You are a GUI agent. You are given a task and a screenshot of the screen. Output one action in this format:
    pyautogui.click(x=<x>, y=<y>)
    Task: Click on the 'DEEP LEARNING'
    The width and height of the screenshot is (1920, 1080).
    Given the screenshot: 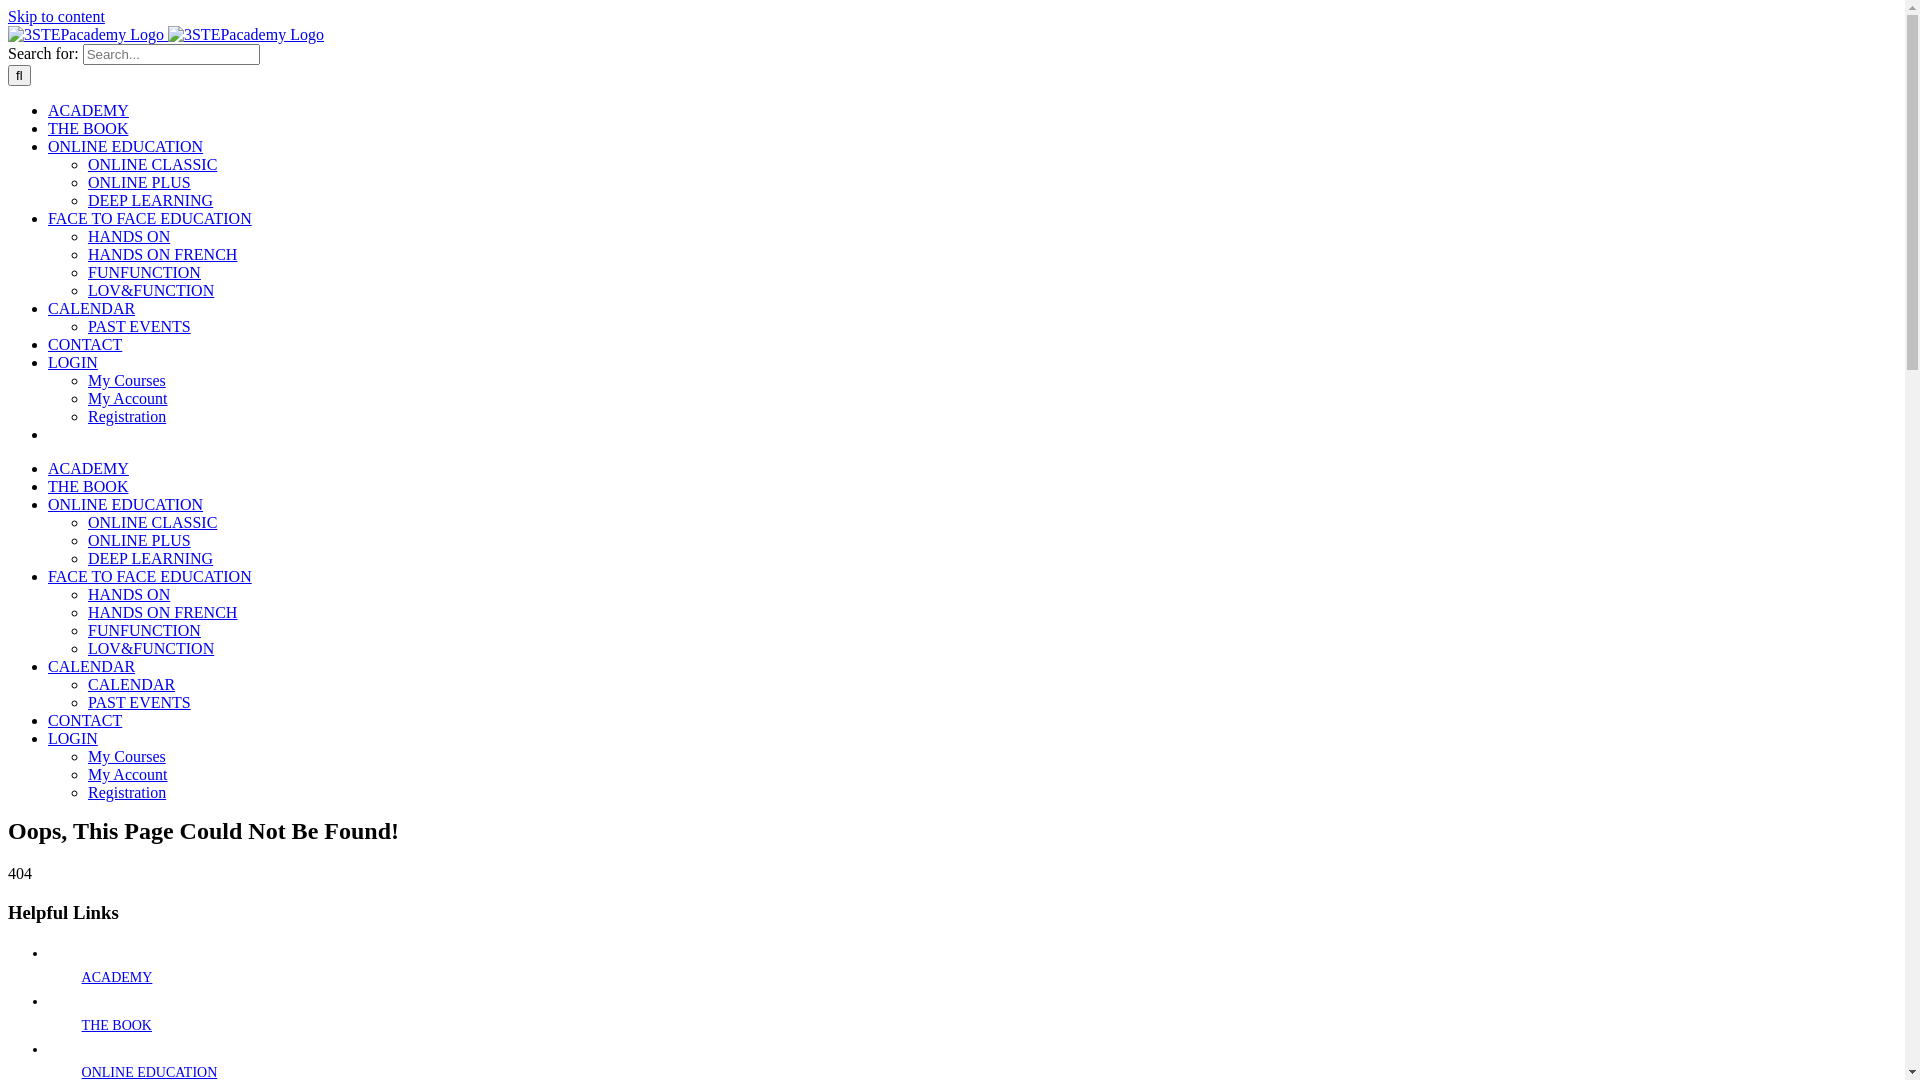 What is the action you would take?
    pyautogui.click(x=149, y=558)
    